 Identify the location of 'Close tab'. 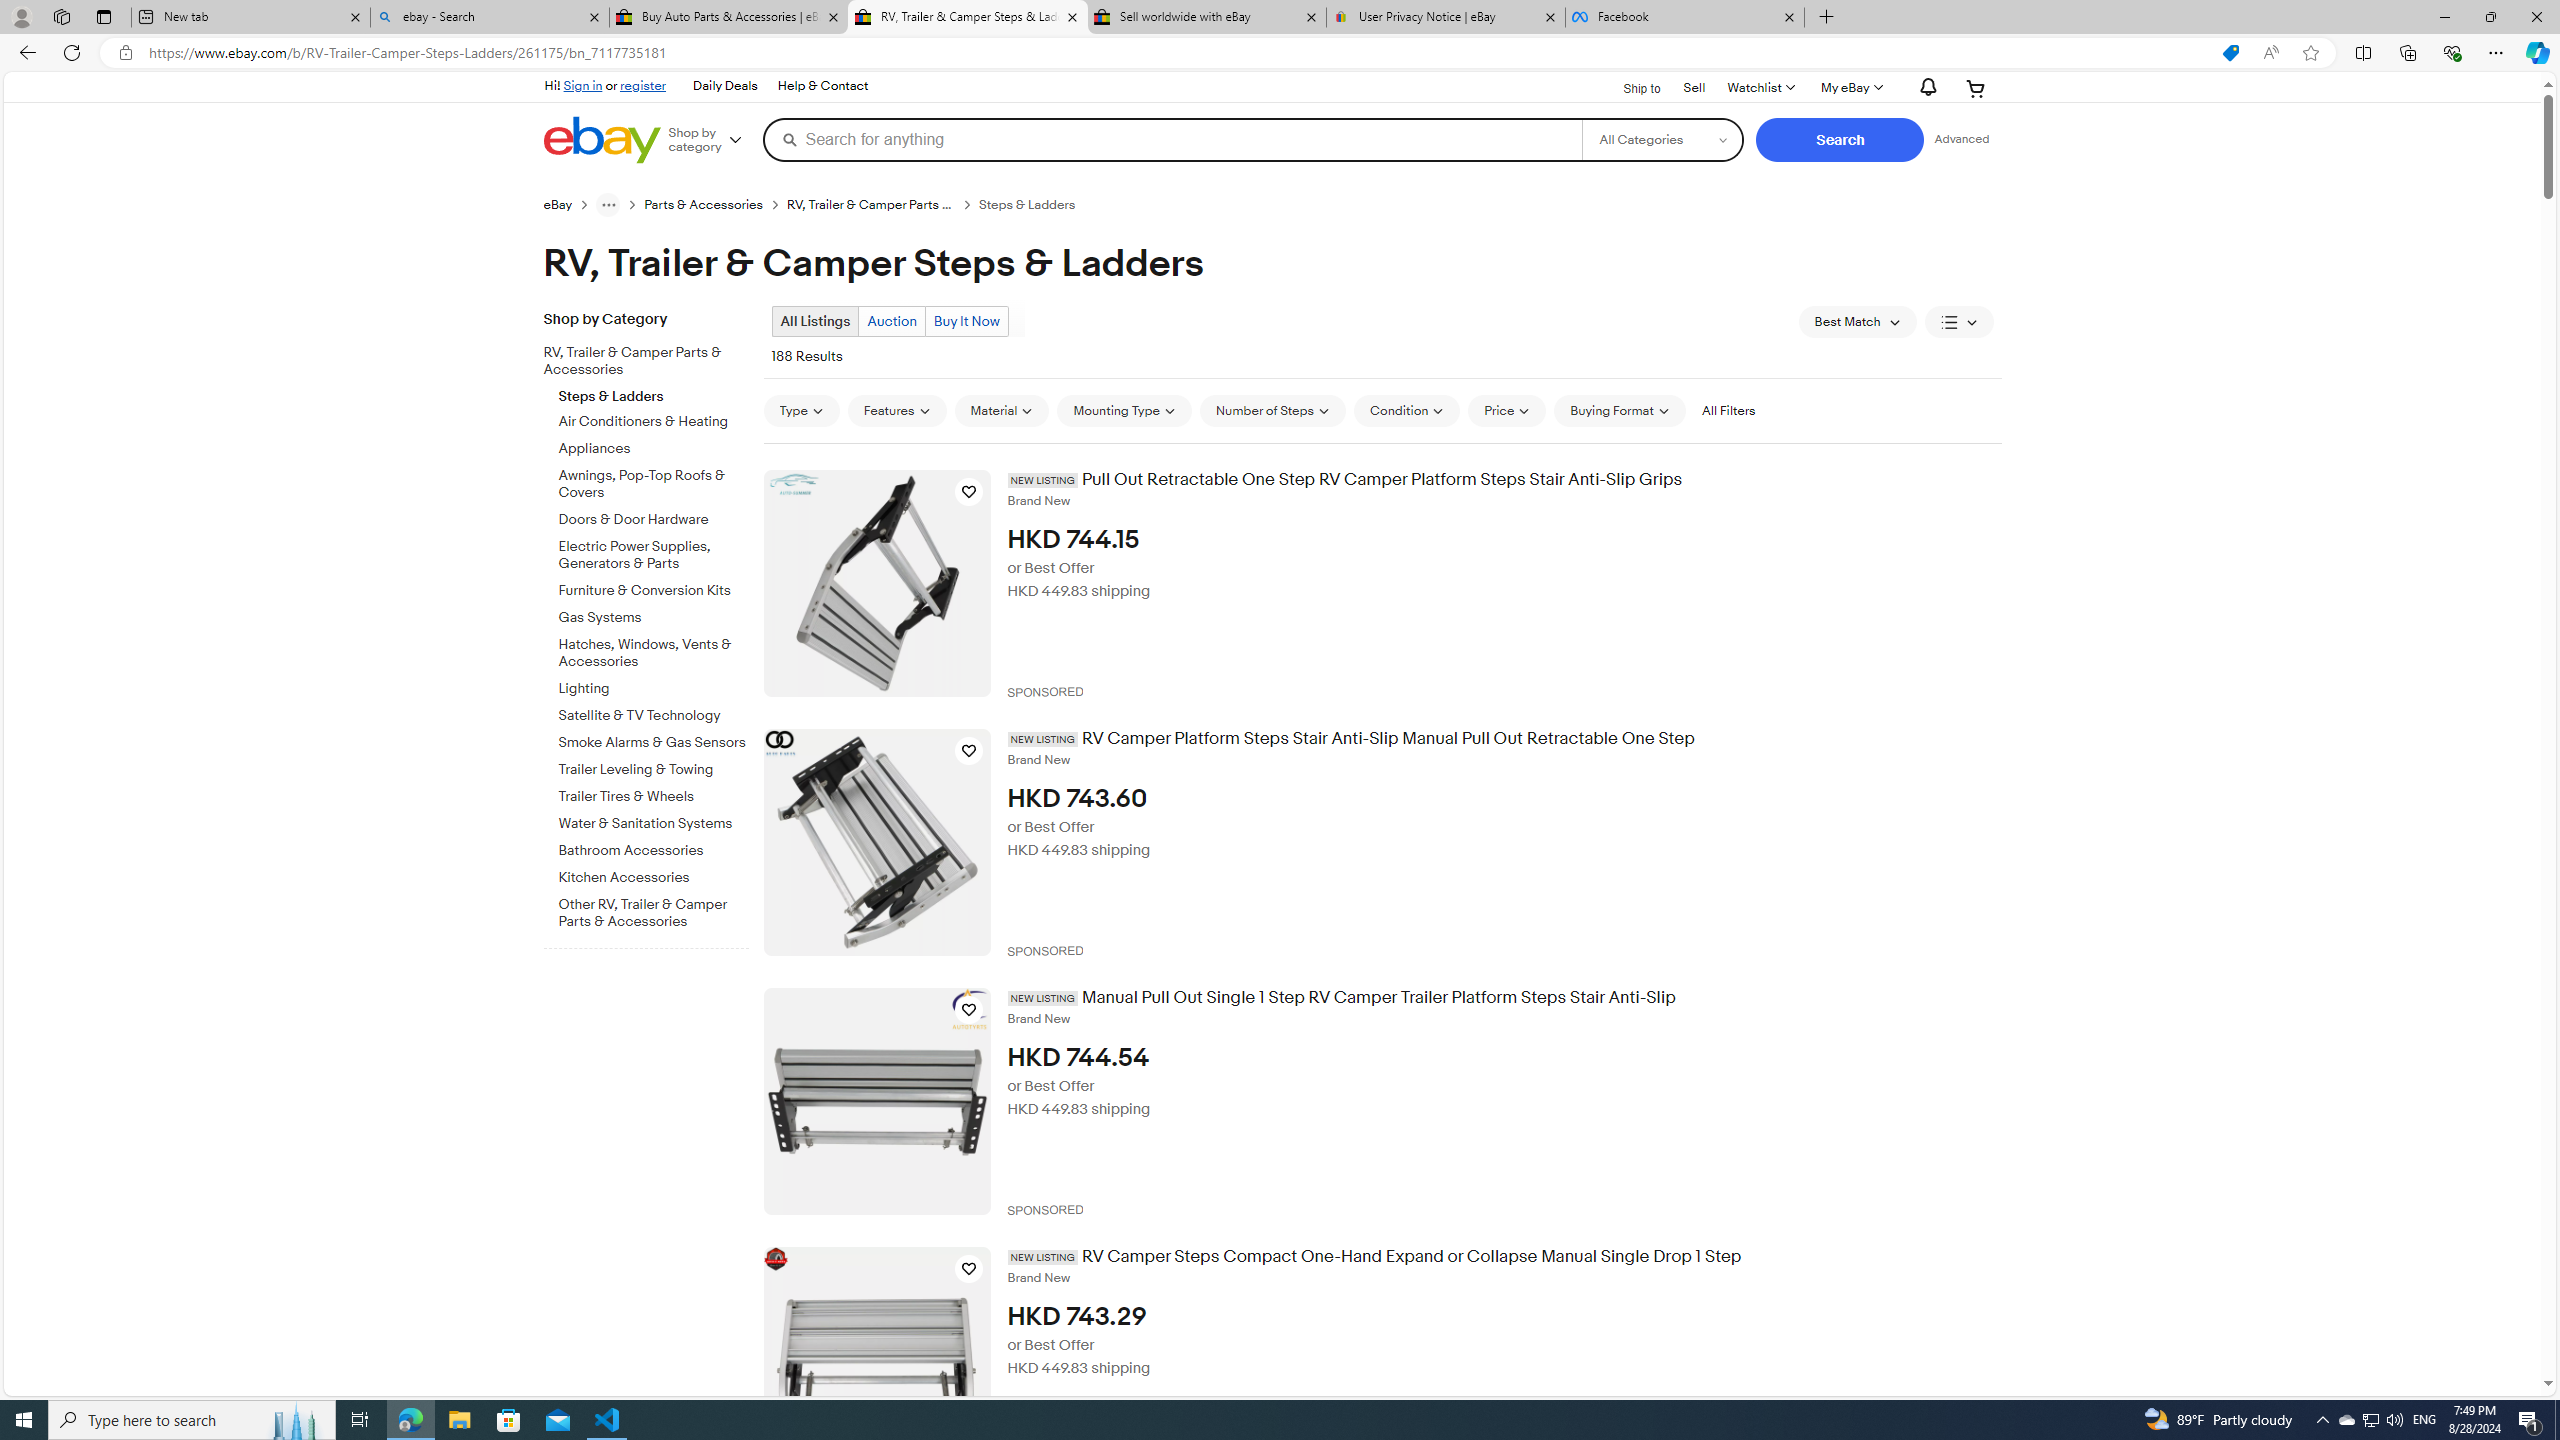
(1789, 16).